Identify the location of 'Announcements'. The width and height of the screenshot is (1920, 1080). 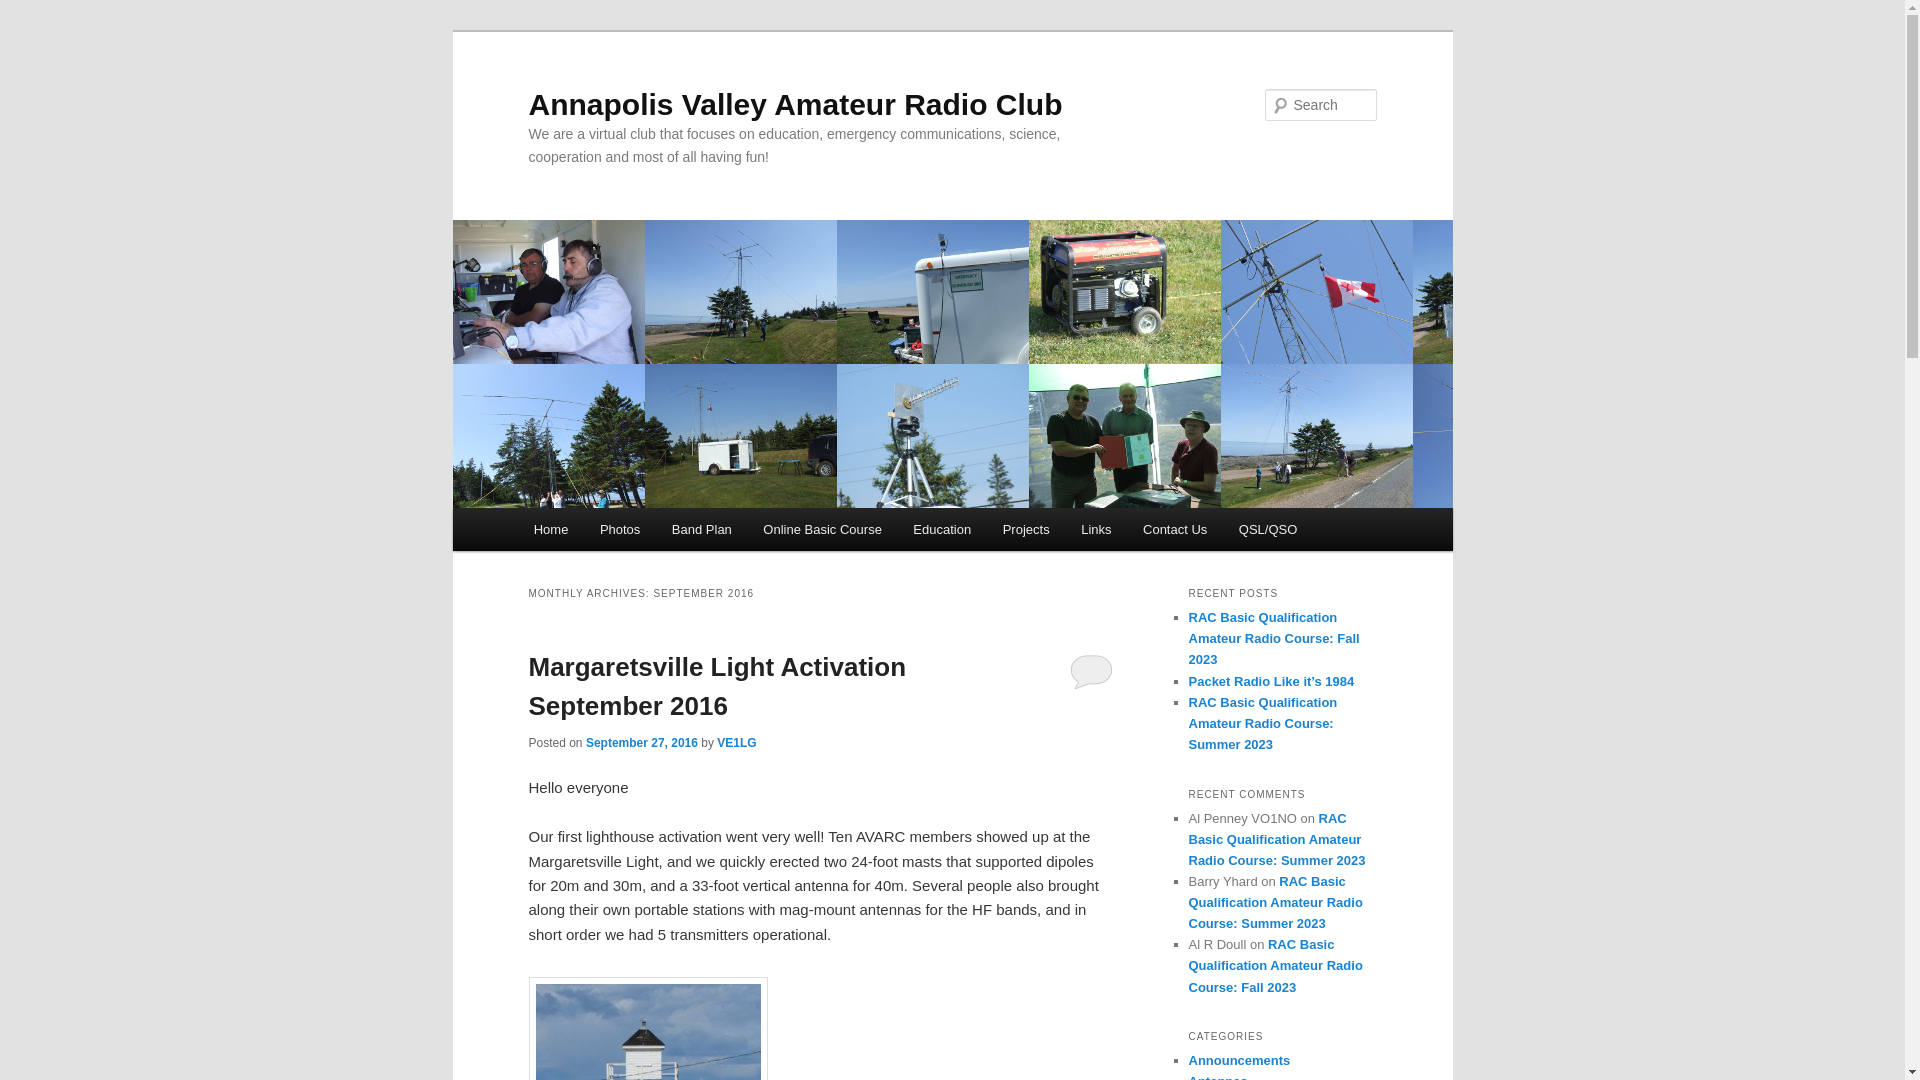
(1237, 1059).